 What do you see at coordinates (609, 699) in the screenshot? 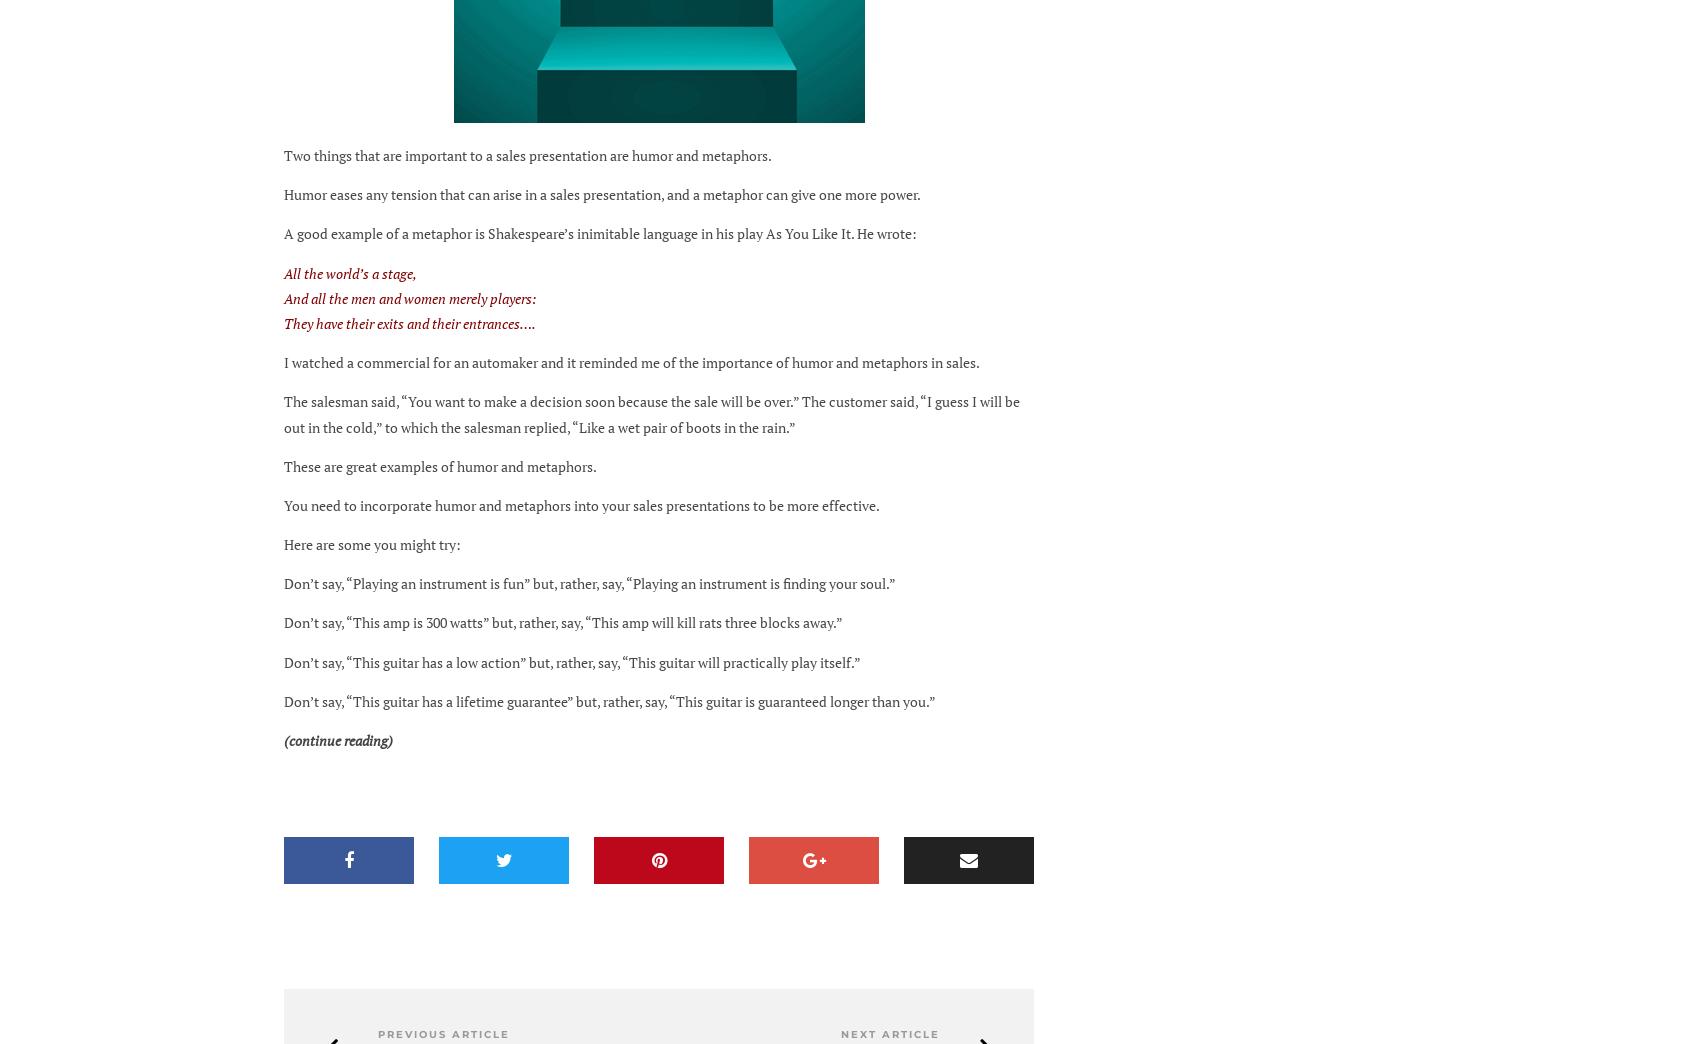
I see `'Don’t say, “This guitar has a lifetime guarantee” but, rather, say, “This guitar is guaranteed longer than you.”'` at bounding box center [609, 699].